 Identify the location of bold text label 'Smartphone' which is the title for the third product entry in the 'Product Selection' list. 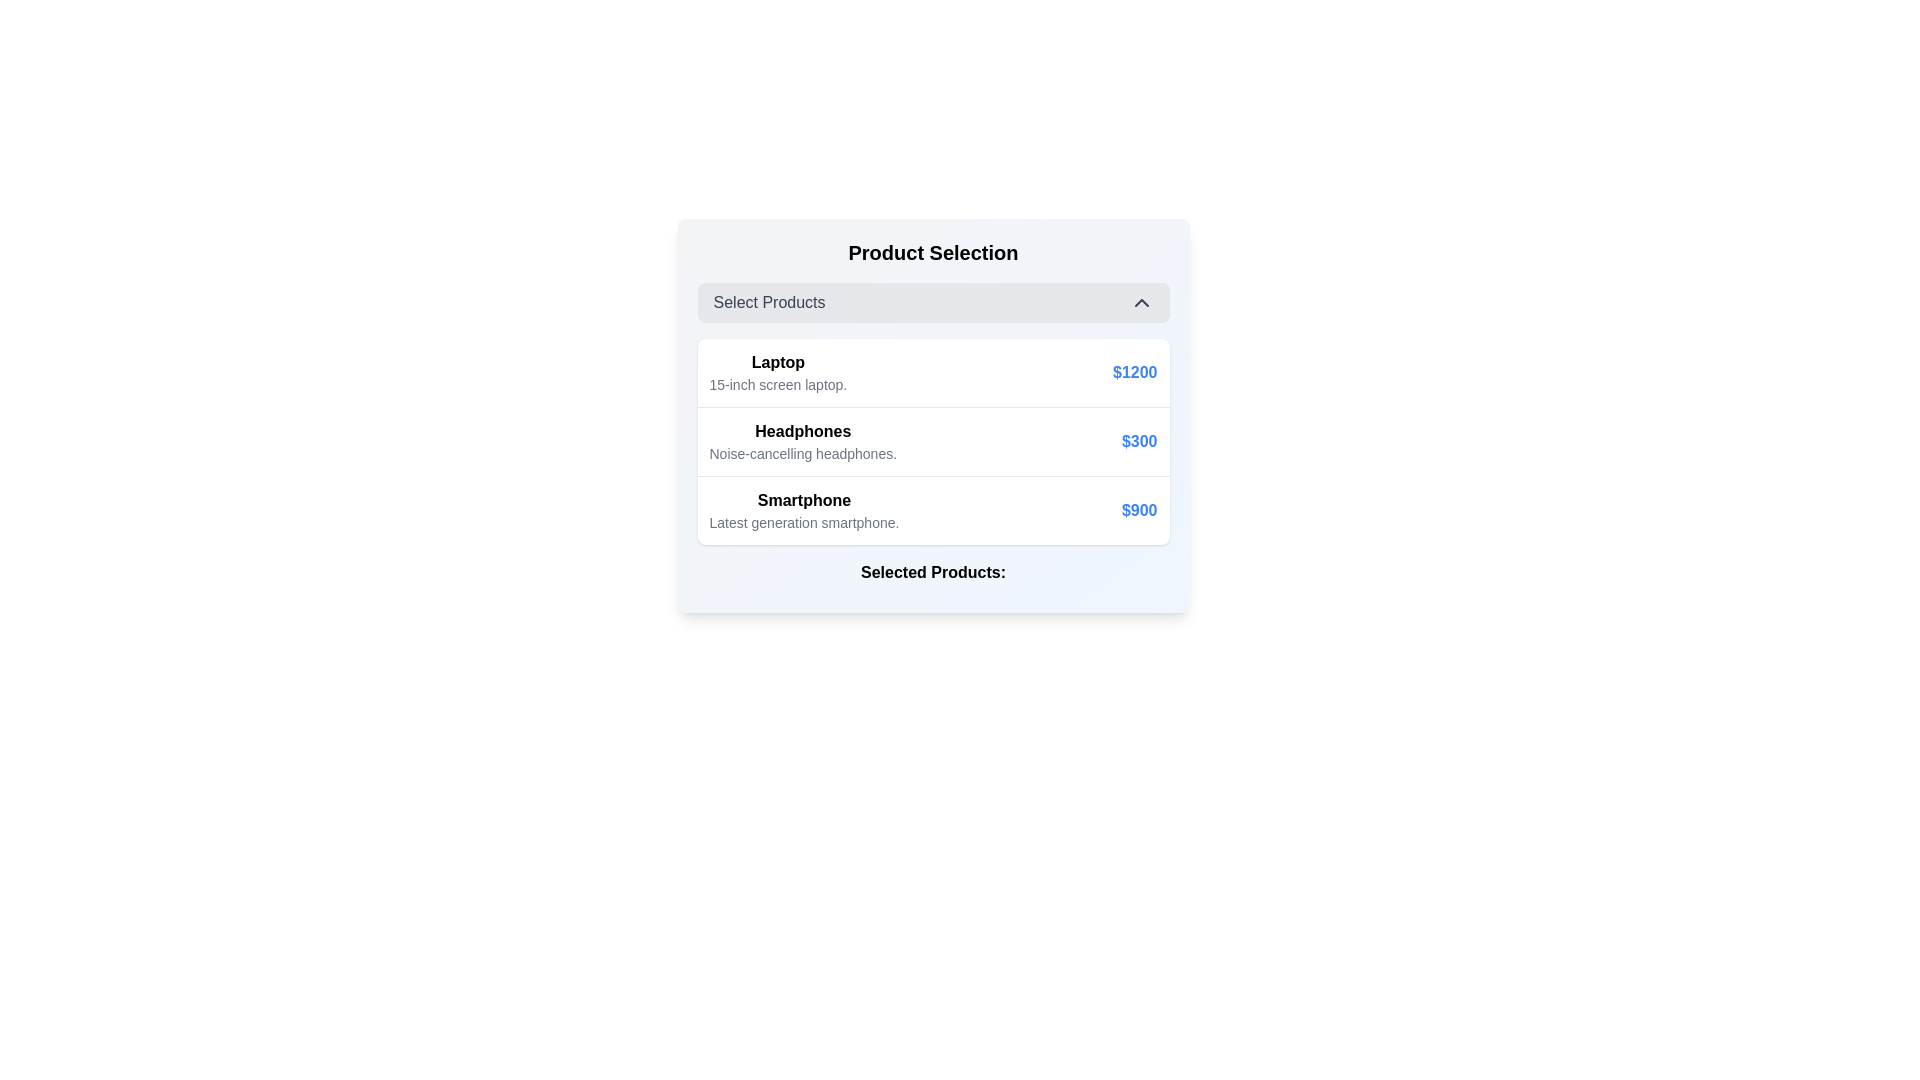
(804, 500).